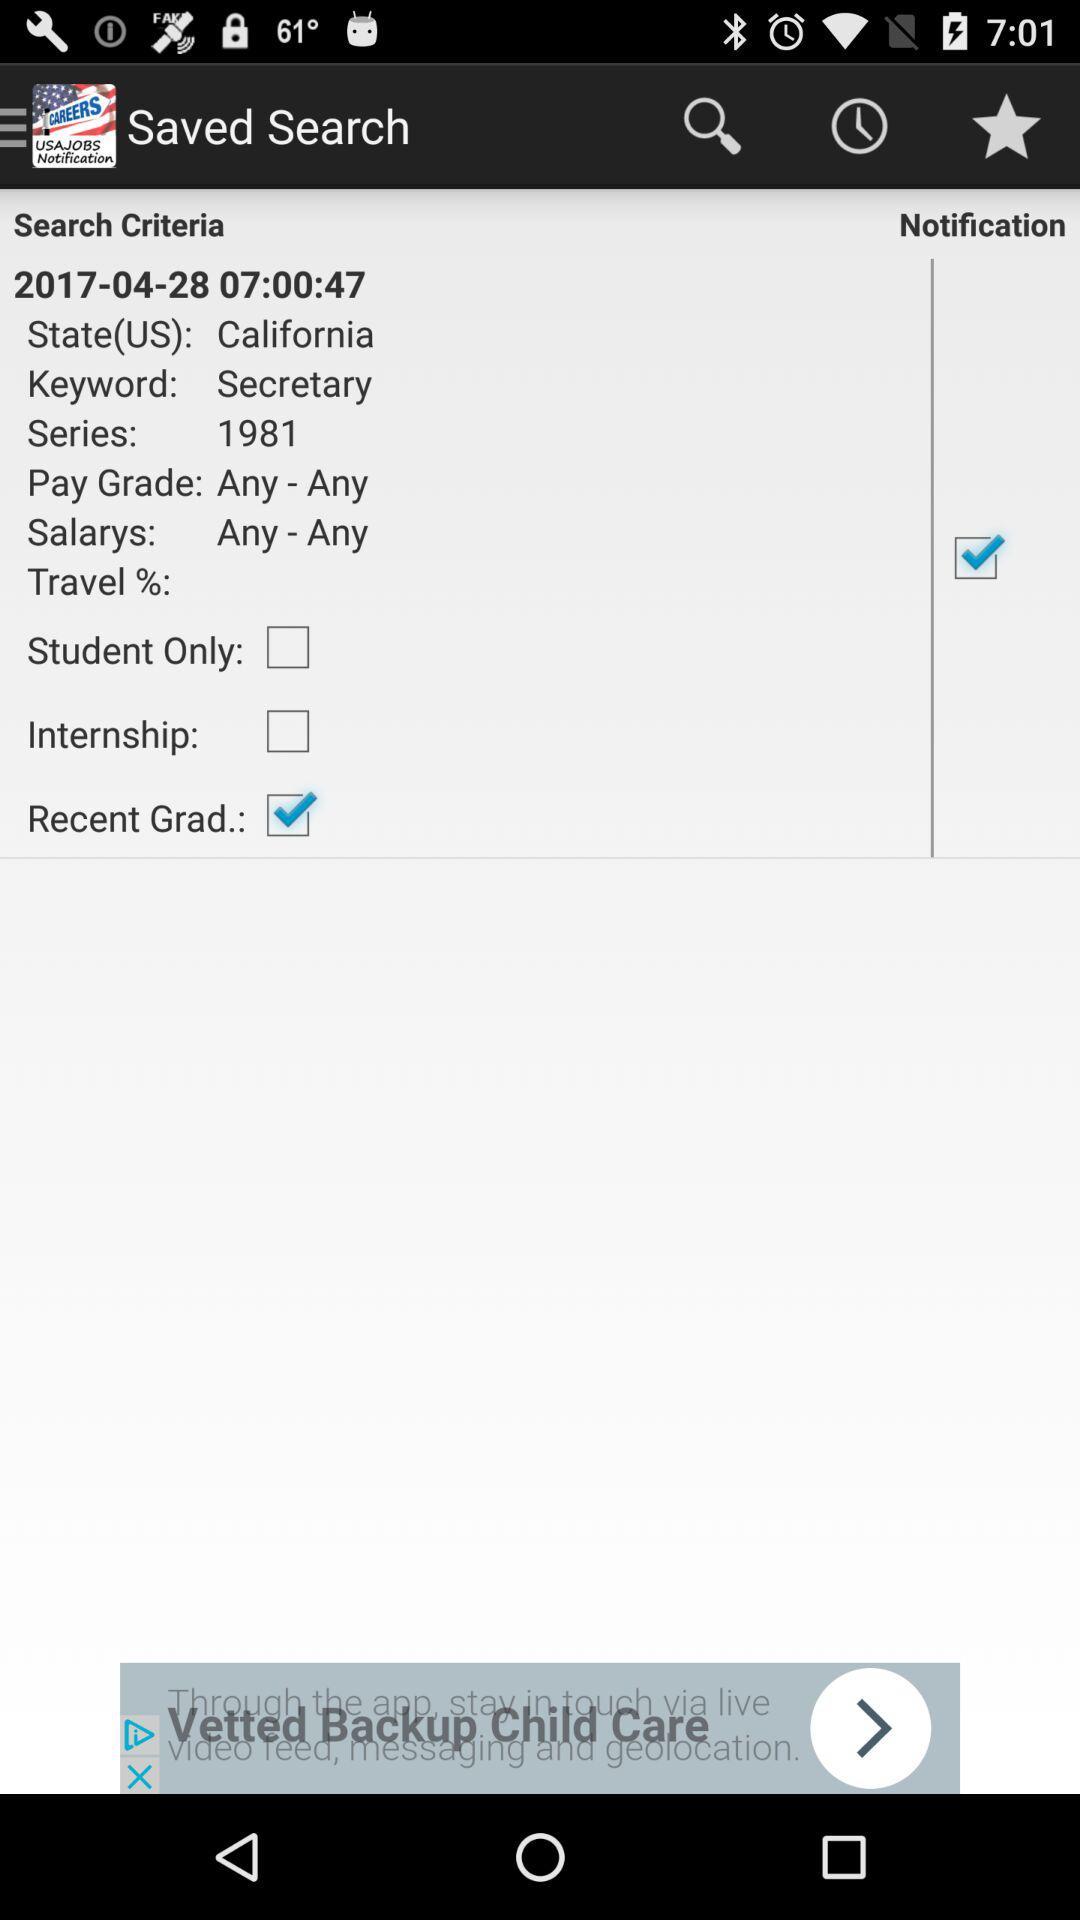 The image size is (1080, 1920). What do you see at coordinates (189, 282) in the screenshot?
I see `icon next to notification app` at bounding box center [189, 282].